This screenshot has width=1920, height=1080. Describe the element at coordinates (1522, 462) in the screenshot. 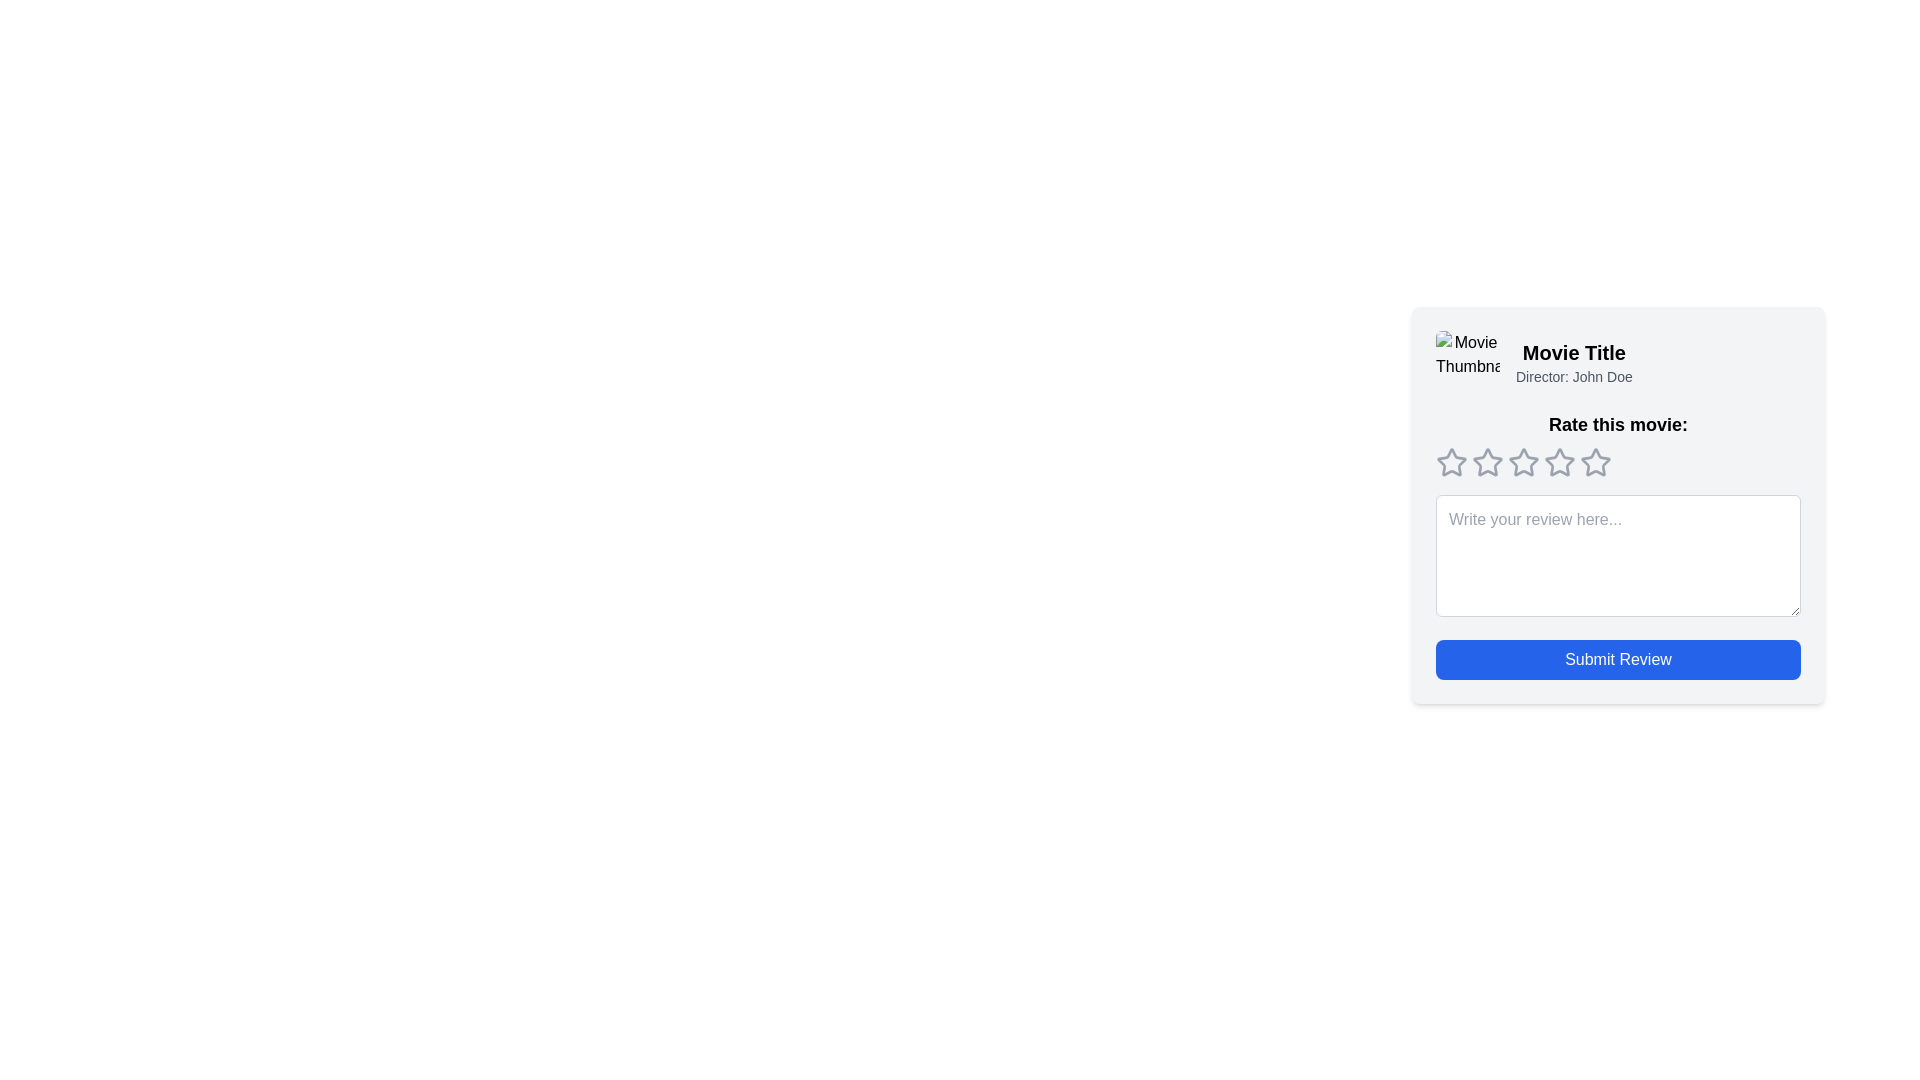

I see `the second star icon in the 5-star rating system` at that location.